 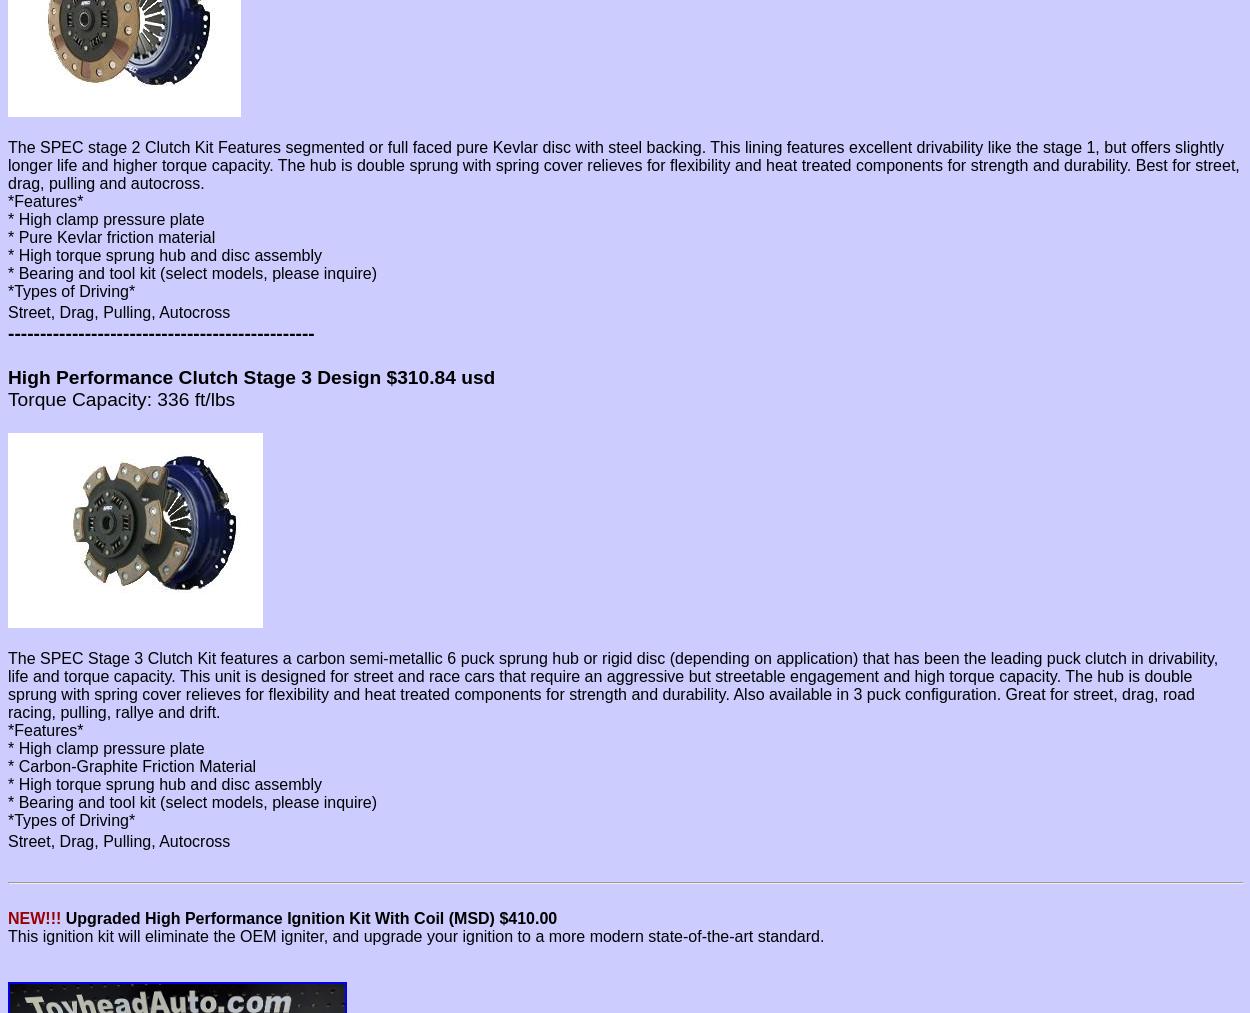 What do you see at coordinates (8, 936) in the screenshot?
I see `'This ignition
                          kit will eliminate the OEM igniter, and
                          upgrade your ignition to a more modern
                          state-of-the-art standard.'` at bounding box center [8, 936].